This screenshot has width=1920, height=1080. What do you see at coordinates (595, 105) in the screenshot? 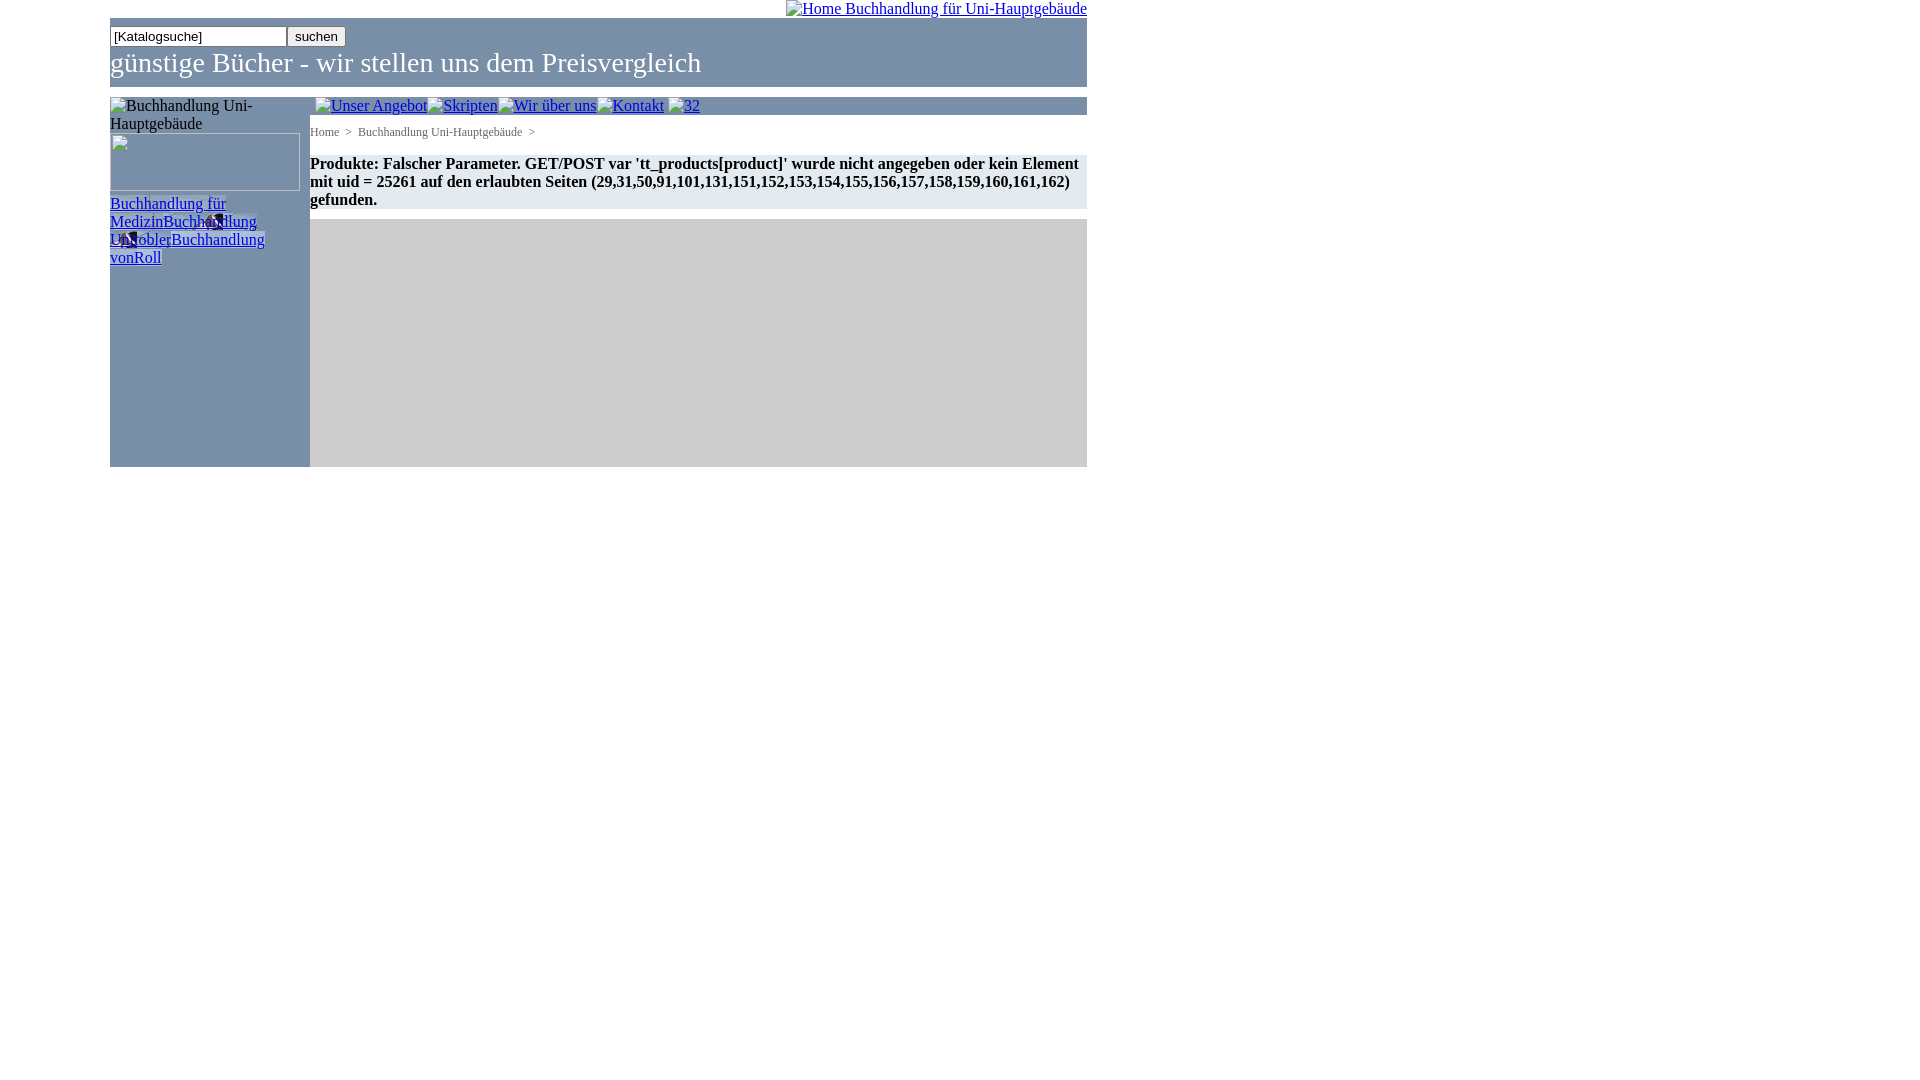
I see `'Kontakt'` at bounding box center [595, 105].